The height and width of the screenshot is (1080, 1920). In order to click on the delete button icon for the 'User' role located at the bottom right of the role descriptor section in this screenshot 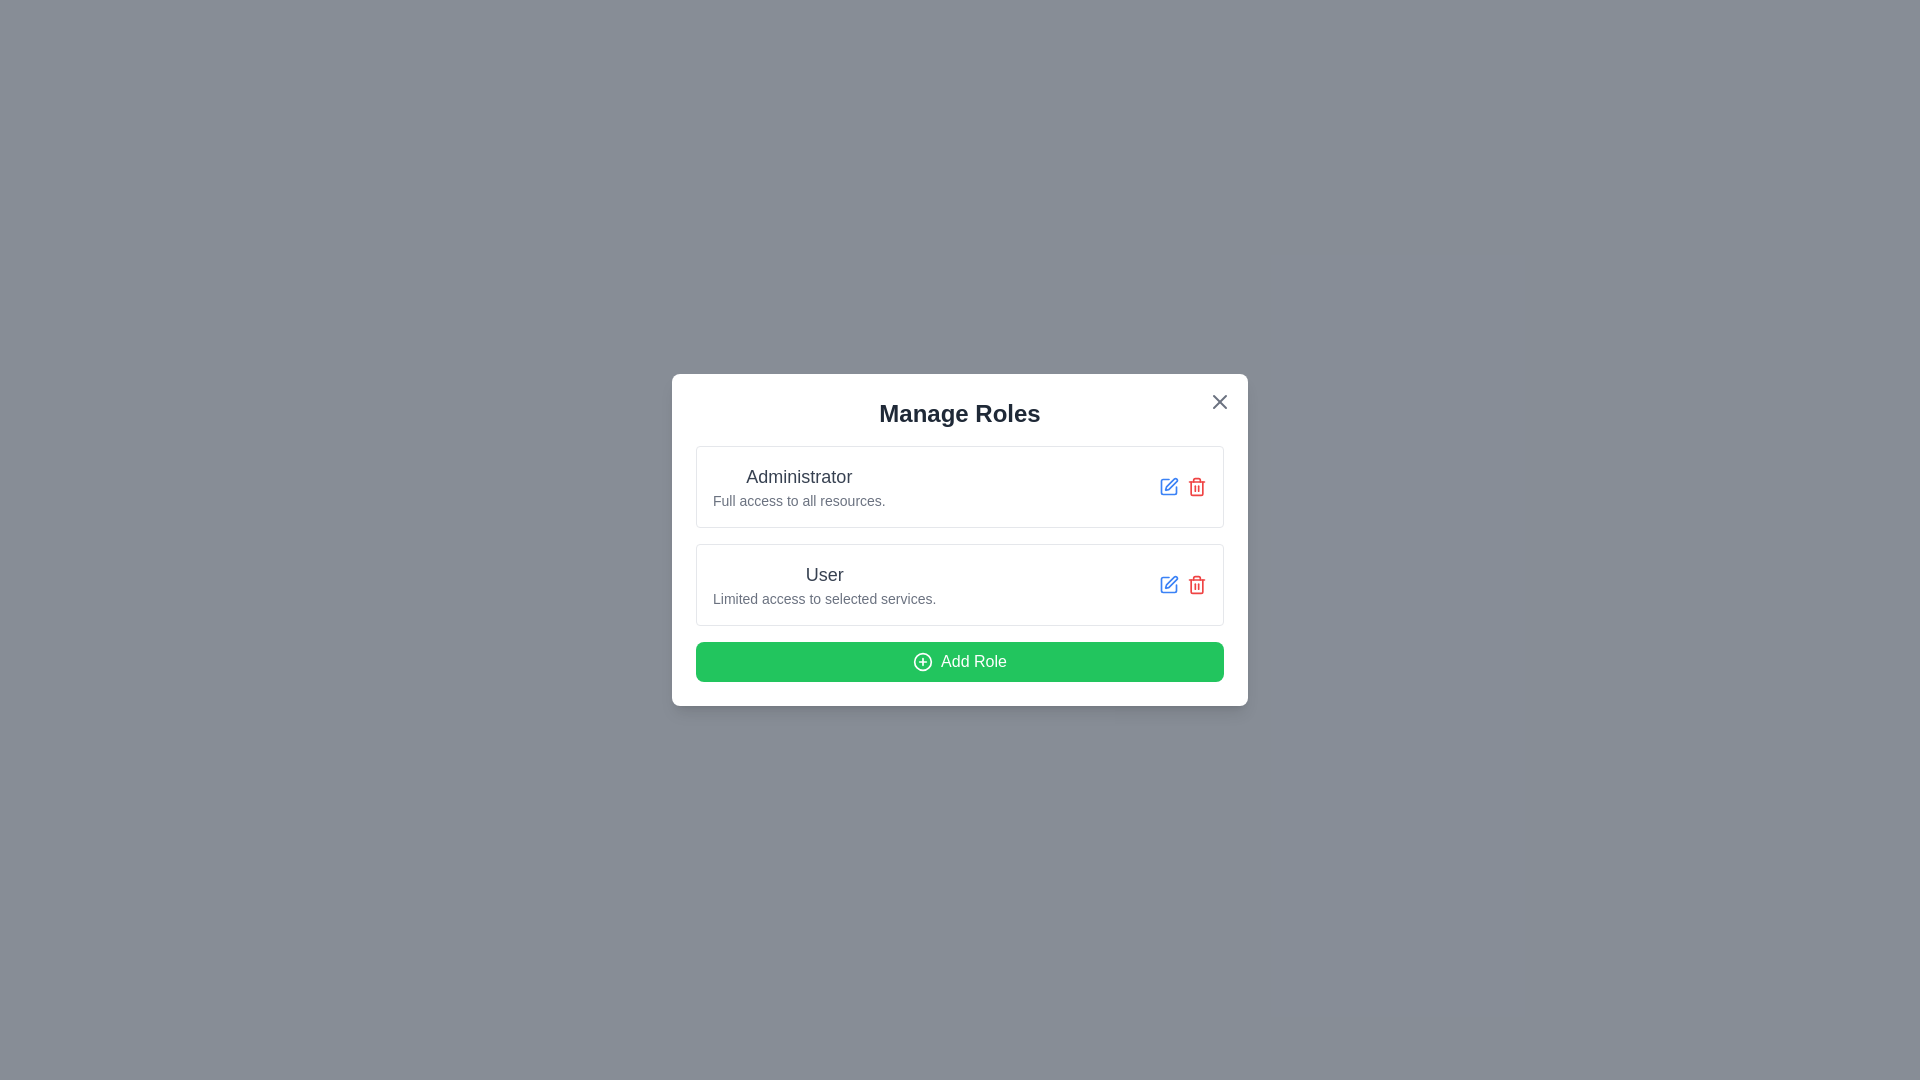, I will do `click(1196, 585)`.